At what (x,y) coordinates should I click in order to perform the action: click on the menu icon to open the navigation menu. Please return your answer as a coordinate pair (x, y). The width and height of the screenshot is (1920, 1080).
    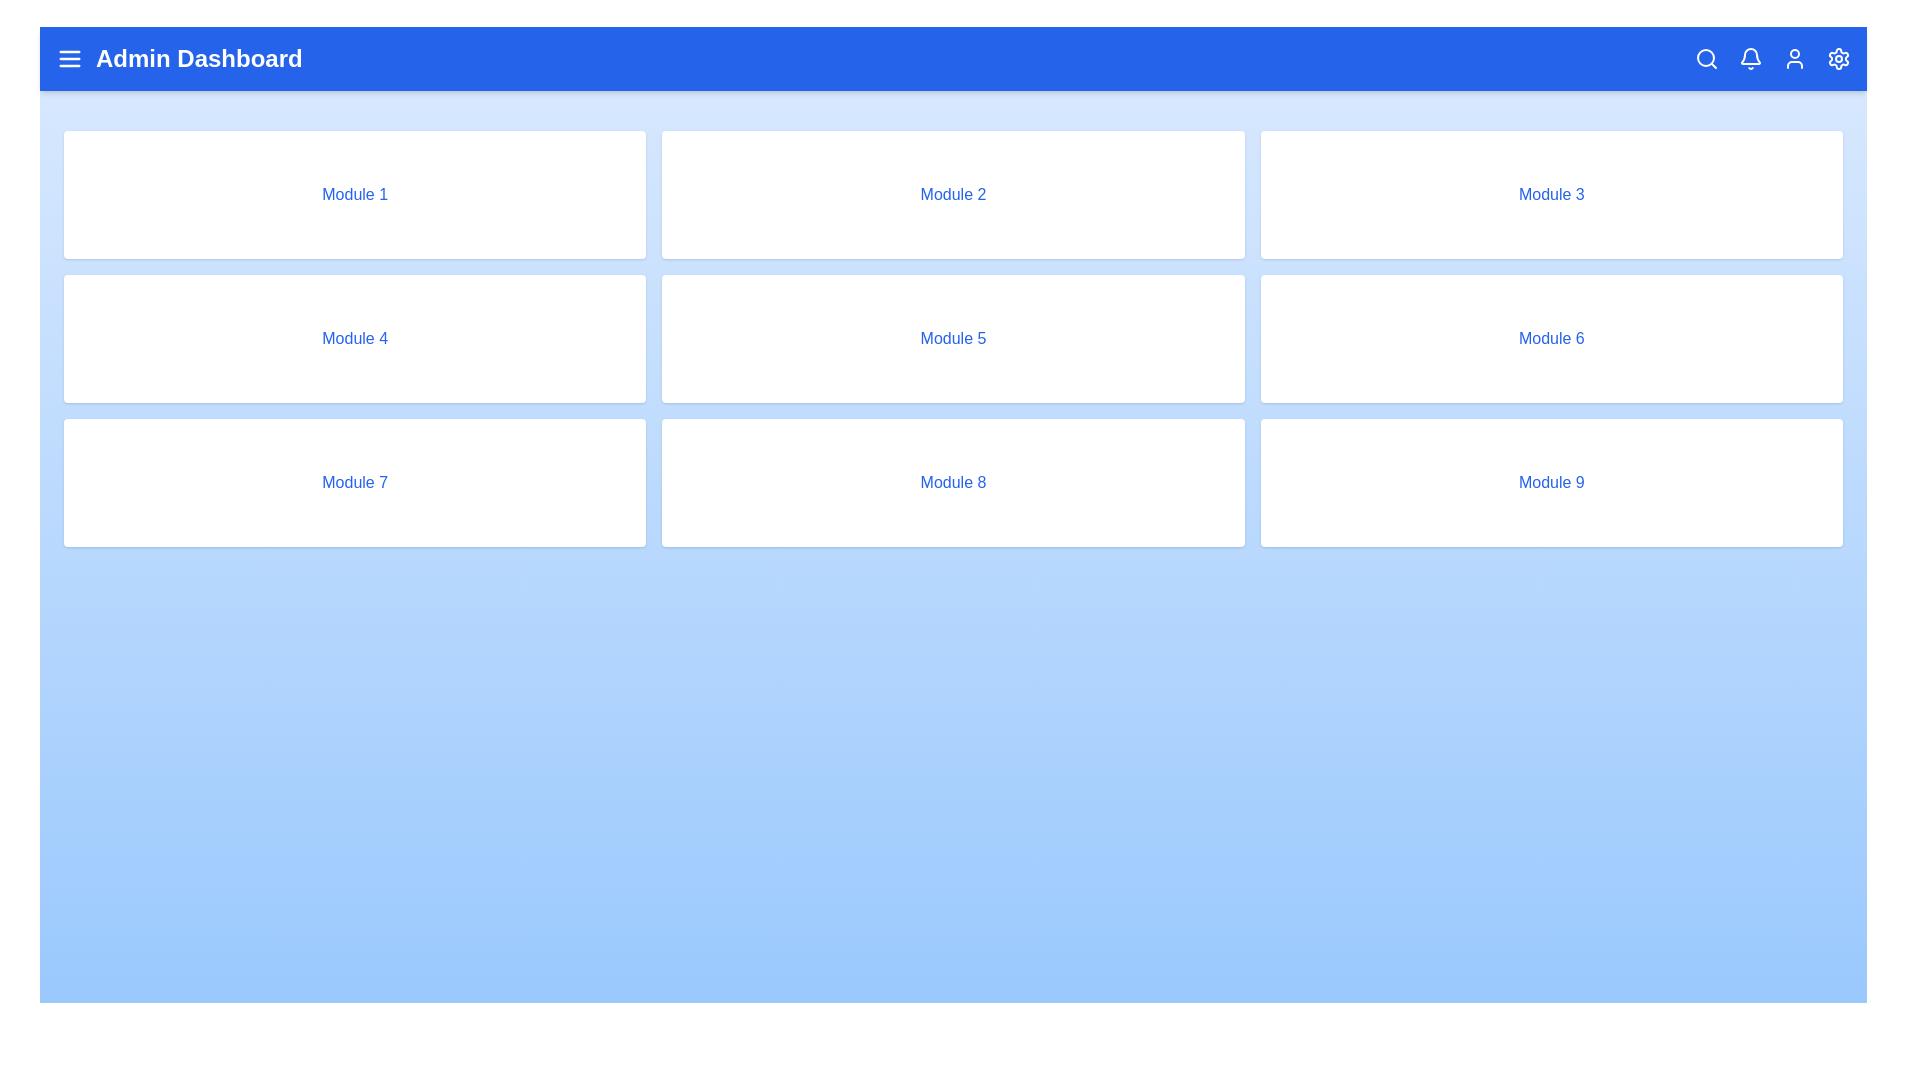
    Looking at the image, I should click on (70, 57).